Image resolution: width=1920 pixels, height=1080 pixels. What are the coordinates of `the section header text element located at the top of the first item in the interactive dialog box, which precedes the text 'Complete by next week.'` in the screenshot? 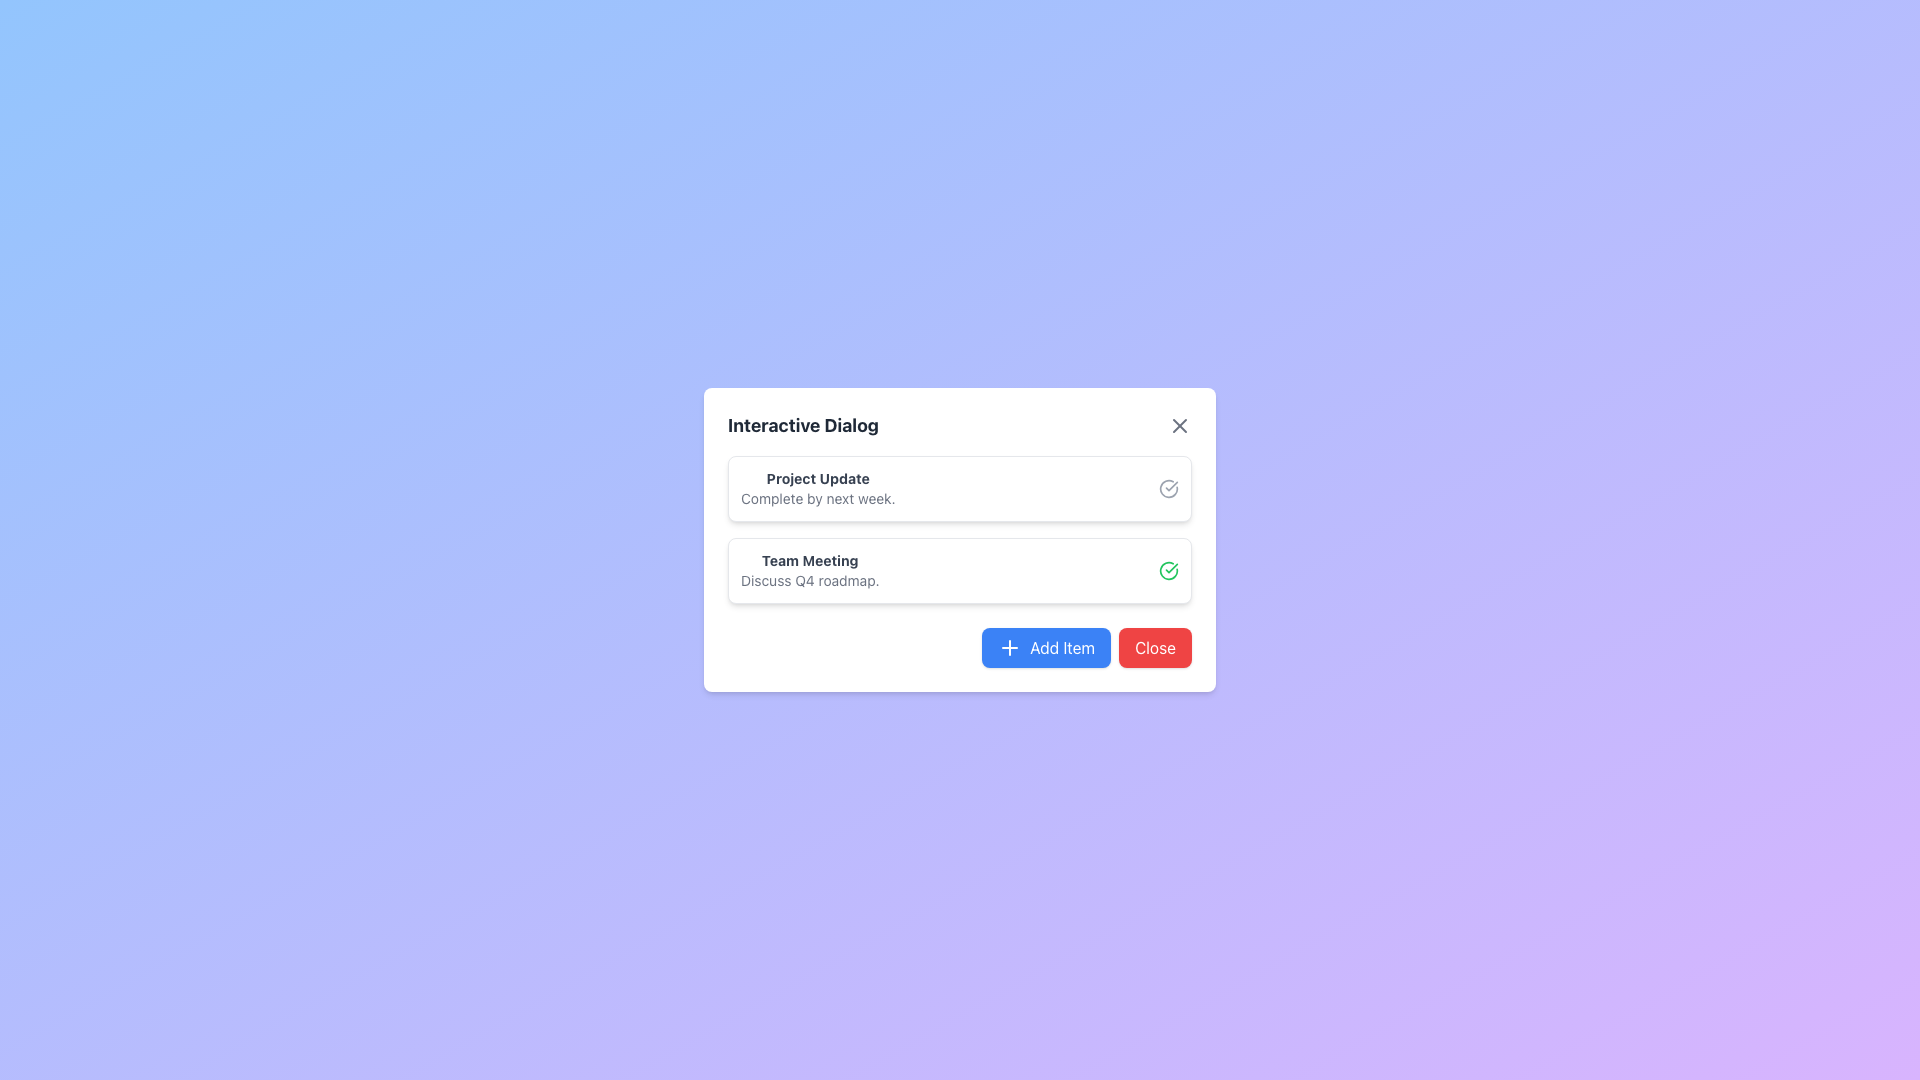 It's located at (818, 478).